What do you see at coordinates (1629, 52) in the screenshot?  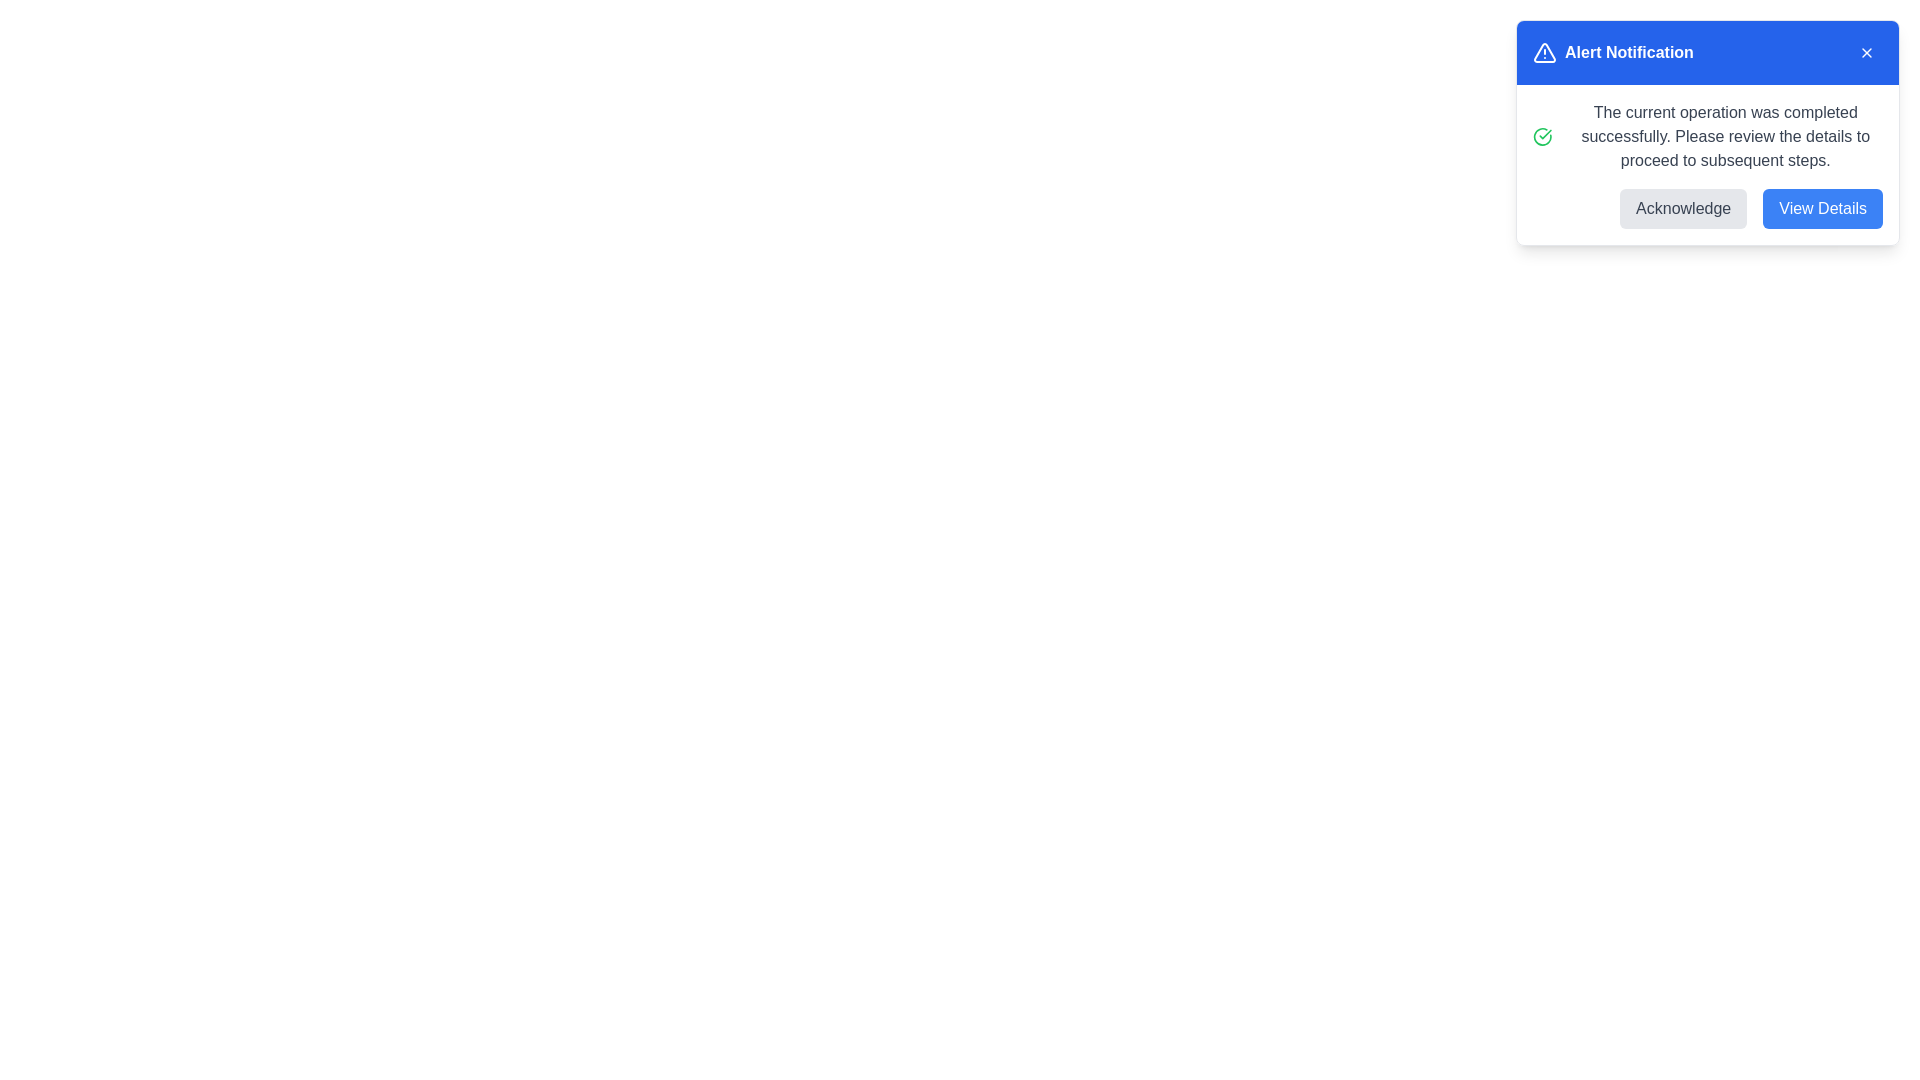 I see `the Static Text element that indicates the title of the notification, which is located at the upper center of the modal dialog box, to interact with the alert content` at bounding box center [1629, 52].